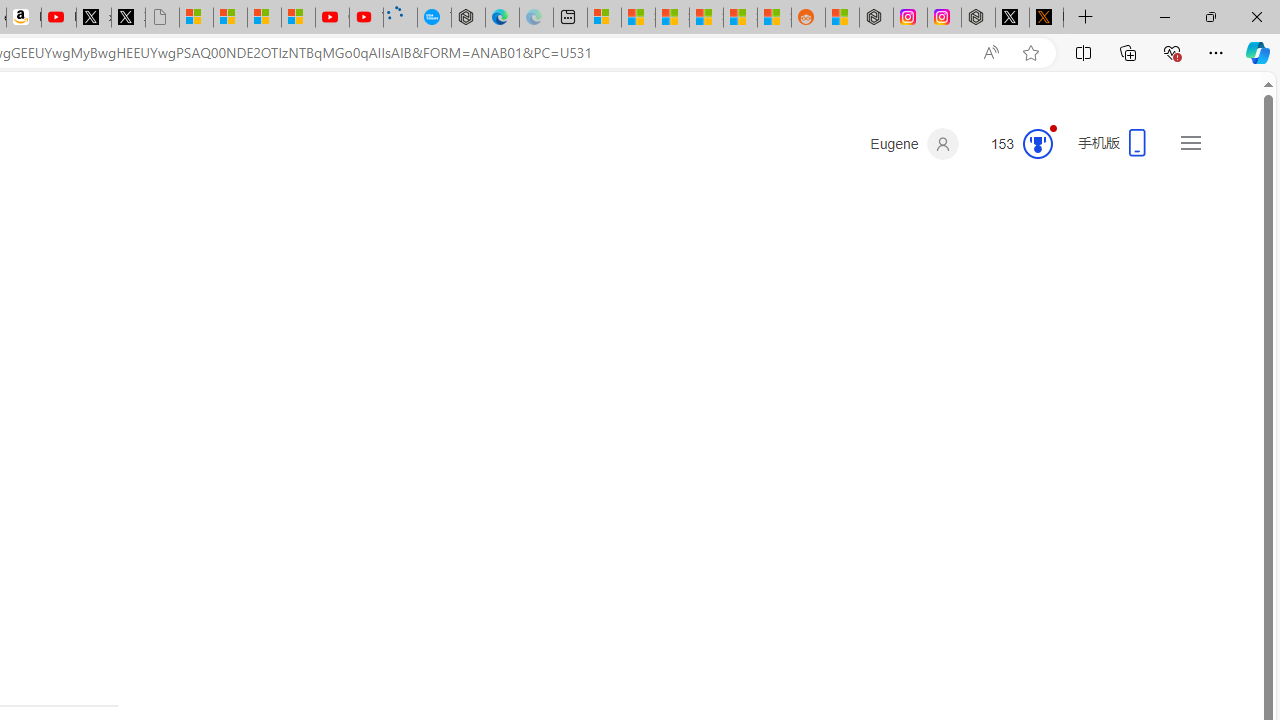  Describe the element at coordinates (1209, 16) in the screenshot. I see `'Restore'` at that location.